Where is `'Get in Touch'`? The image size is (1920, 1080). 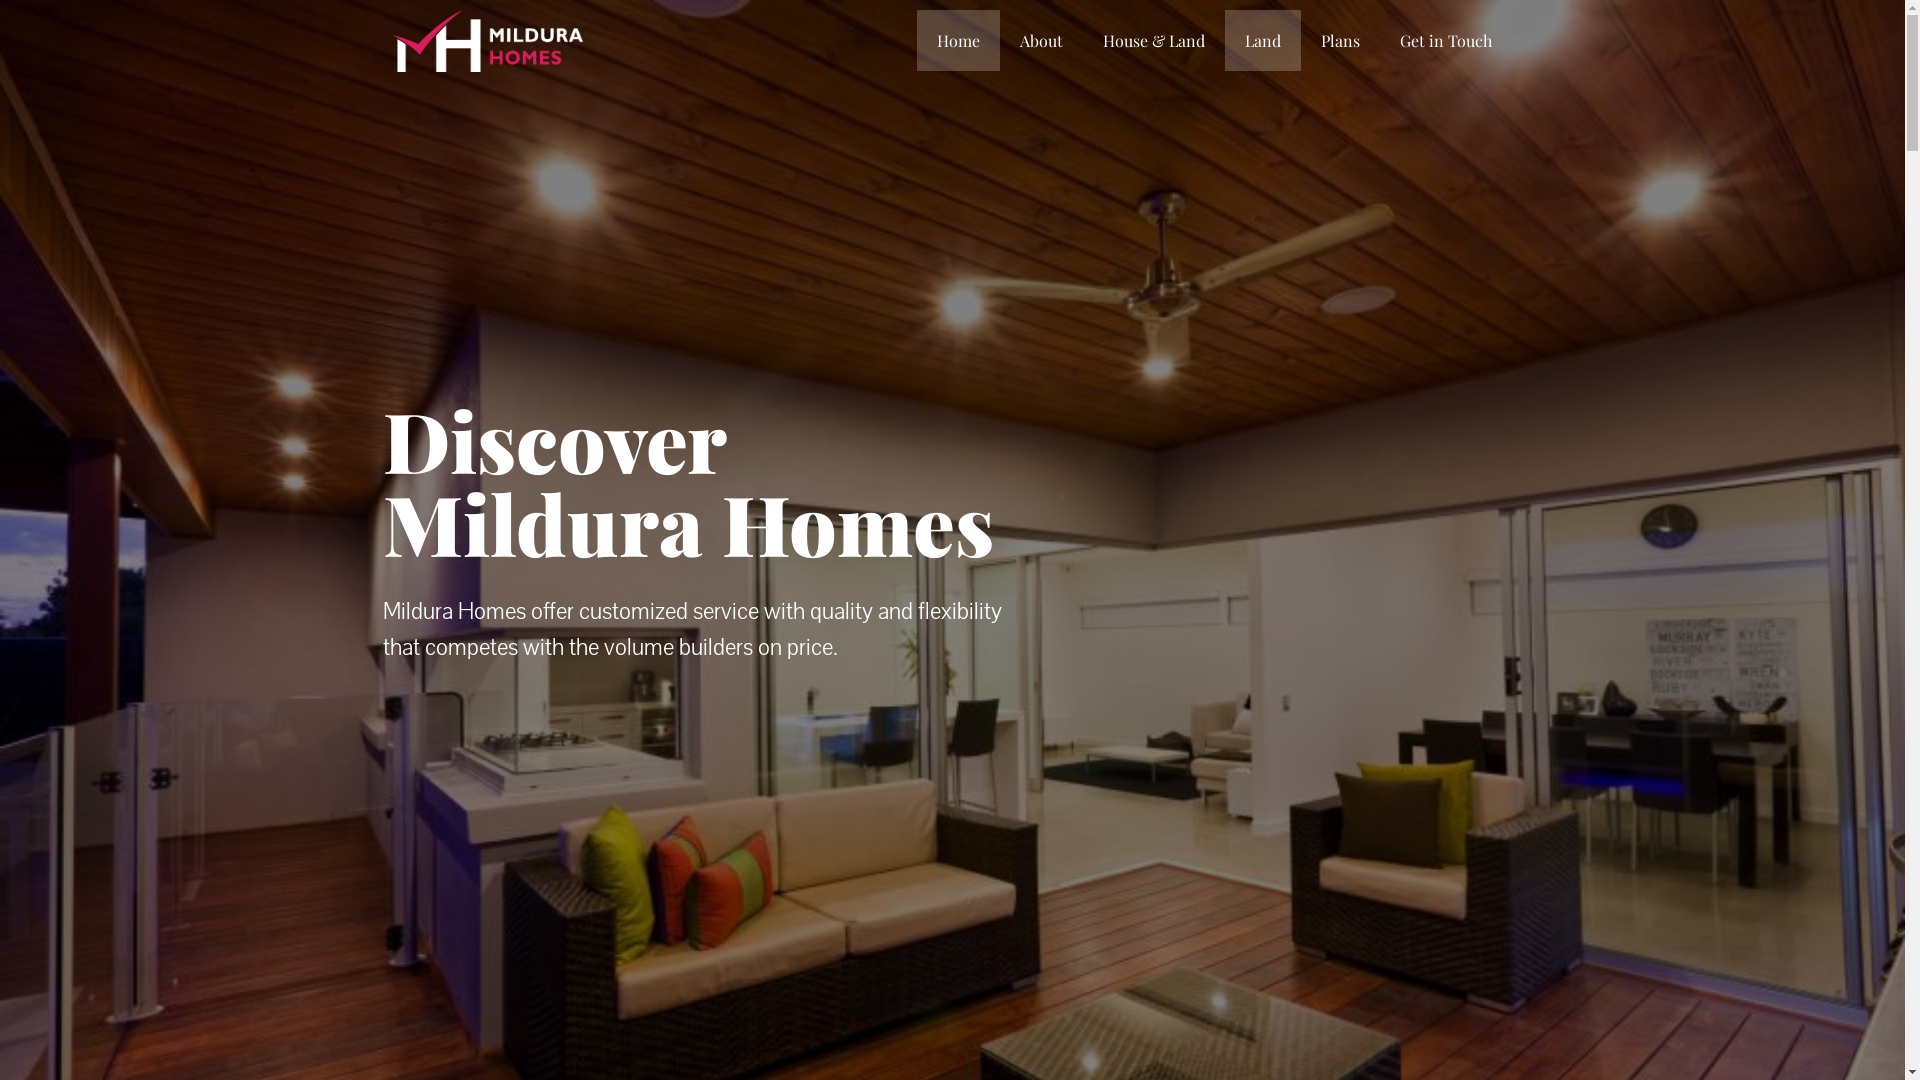 'Get in Touch' is located at coordinates (1445, 40).